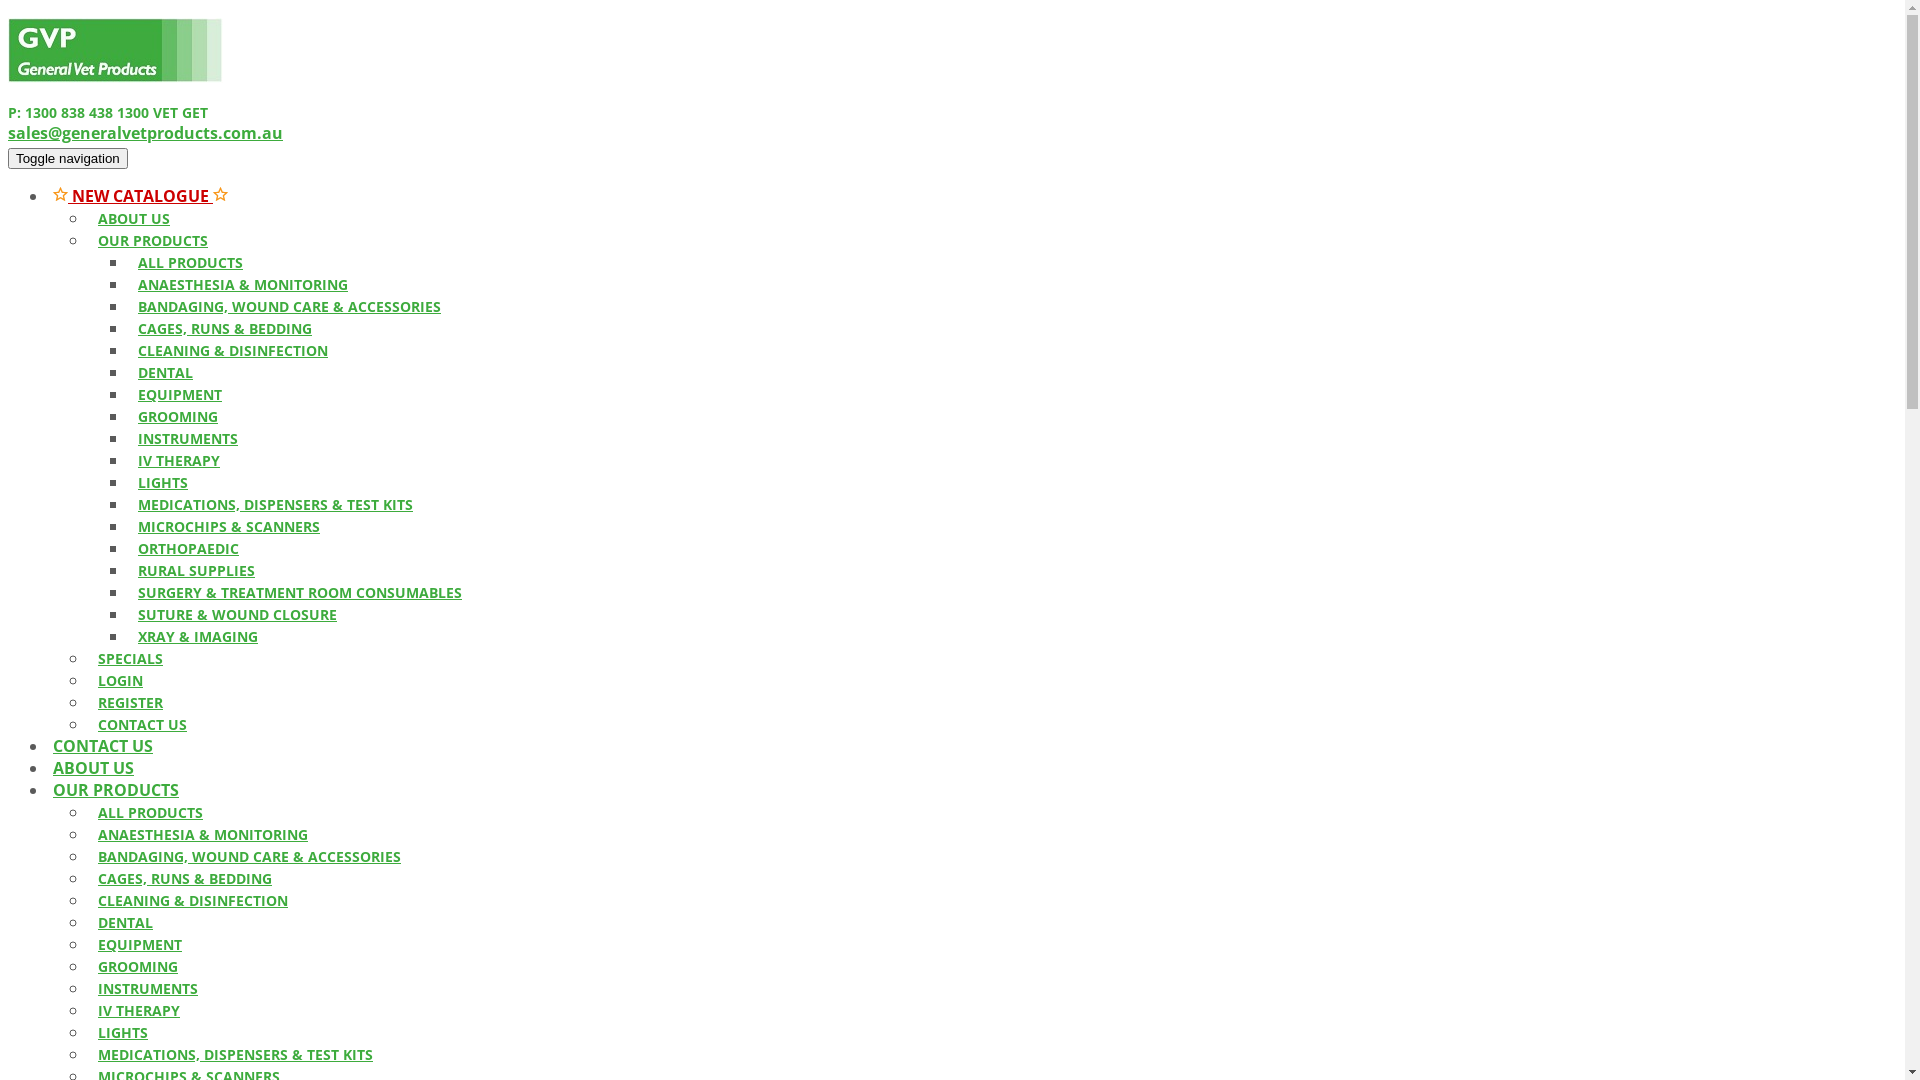 This screenshot has width=1920, height=1080. Describe the element at coordinates (188, 548) in the screenshot. I see `'ORTHOPAEDIC'` at that location.